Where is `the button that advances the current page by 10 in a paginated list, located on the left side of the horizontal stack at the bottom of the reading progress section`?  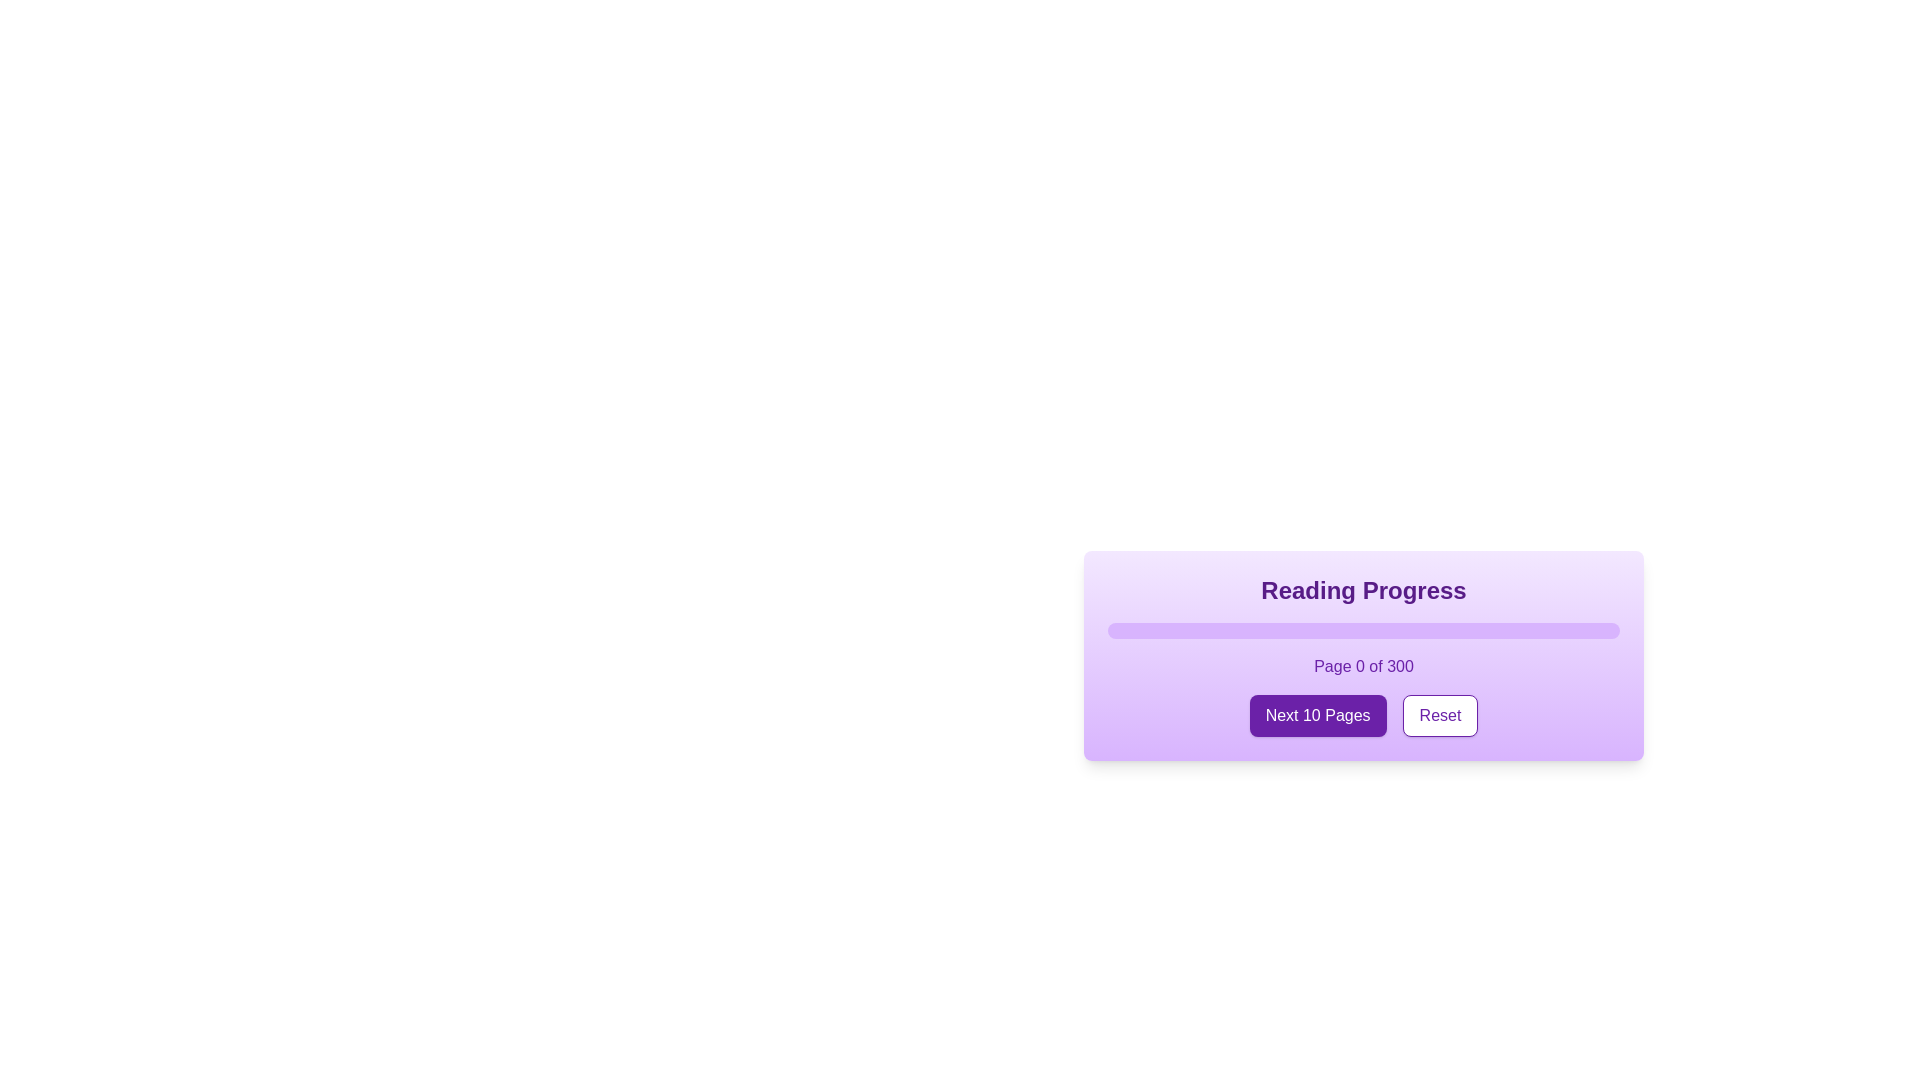 the button that advances the current page by 10 in a paginated list, located on the left side of the horizontal stack at the bottom of the reading progress section is located at coordinates (1318, 715).